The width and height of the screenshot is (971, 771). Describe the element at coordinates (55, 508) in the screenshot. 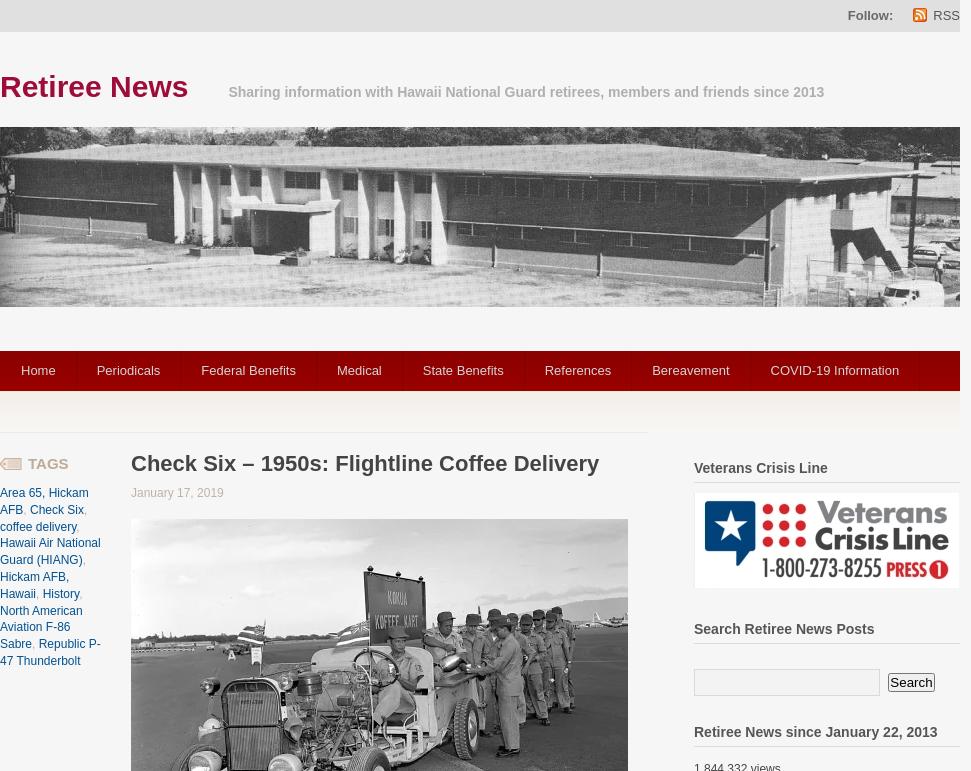

I see `'Check Six'` at that location.